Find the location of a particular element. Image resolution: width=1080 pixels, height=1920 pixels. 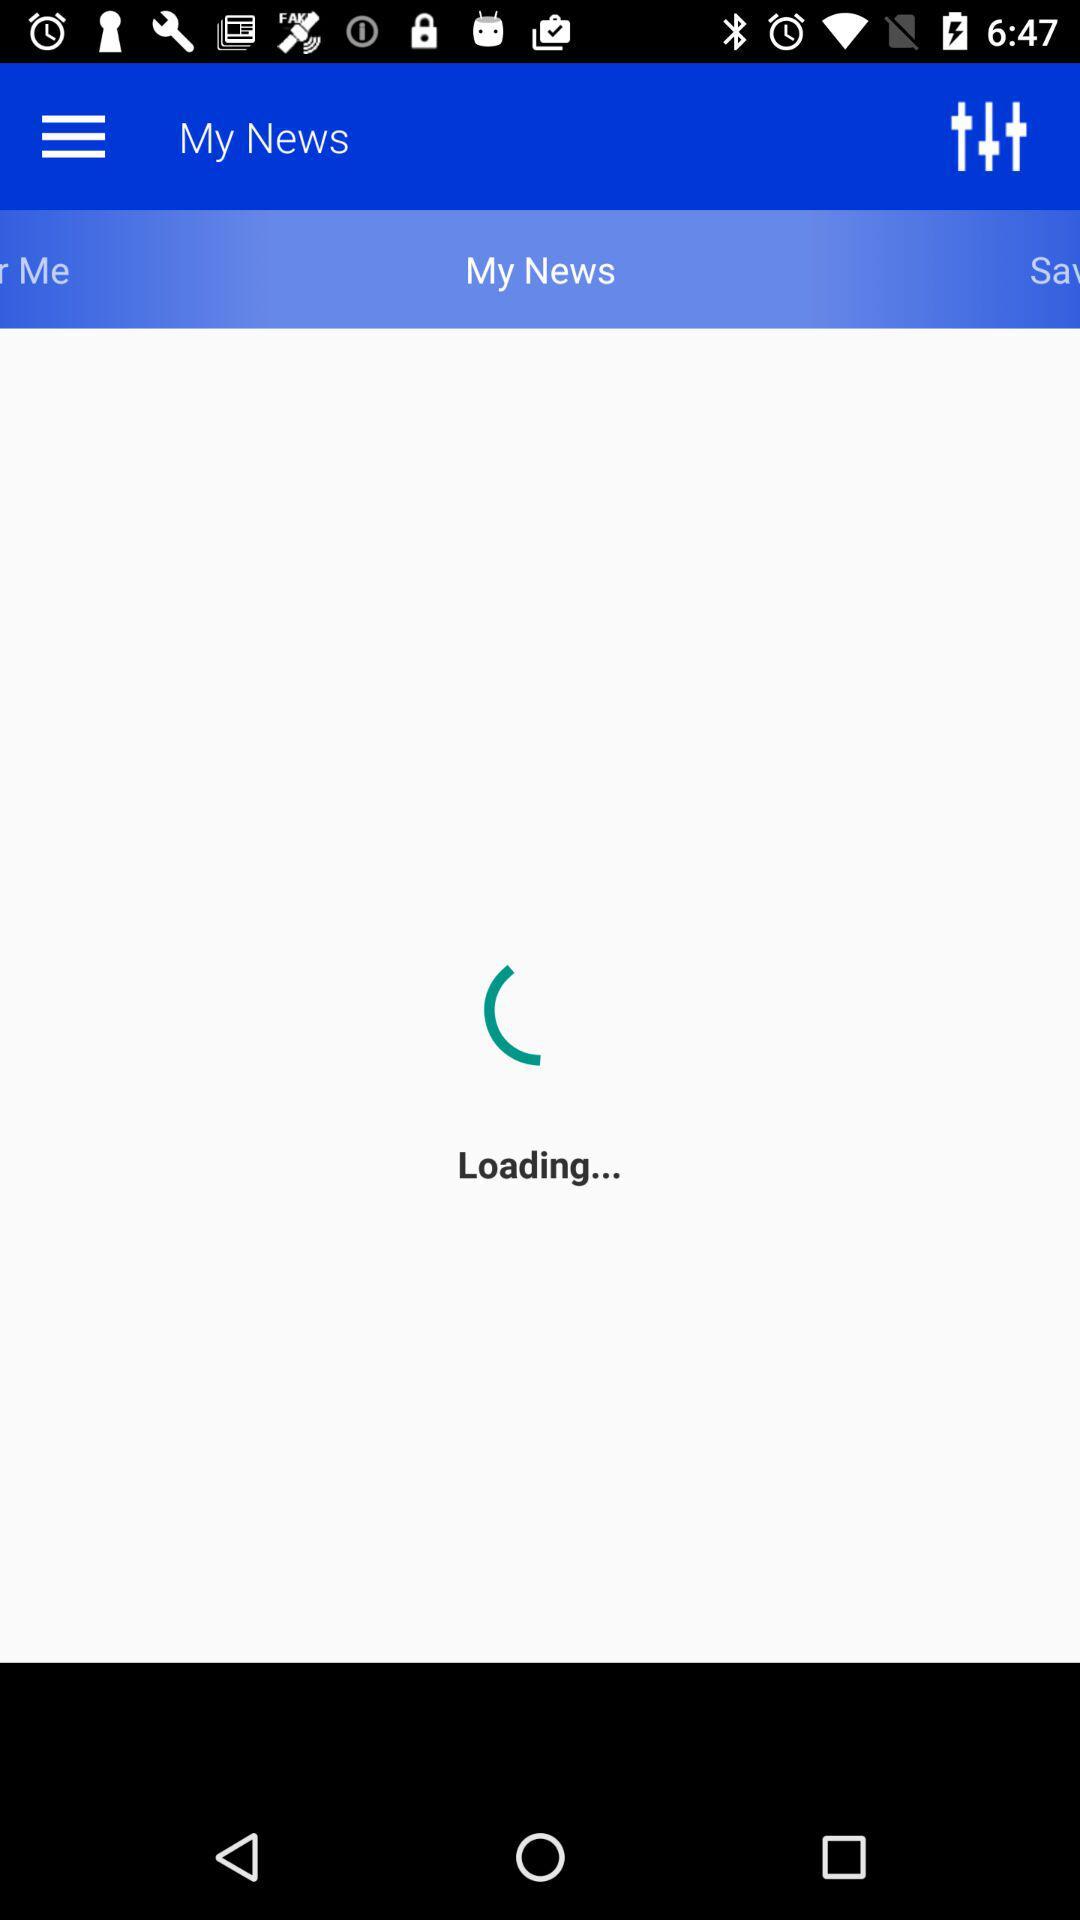

the menu icon is located at coordinates (72, 135).